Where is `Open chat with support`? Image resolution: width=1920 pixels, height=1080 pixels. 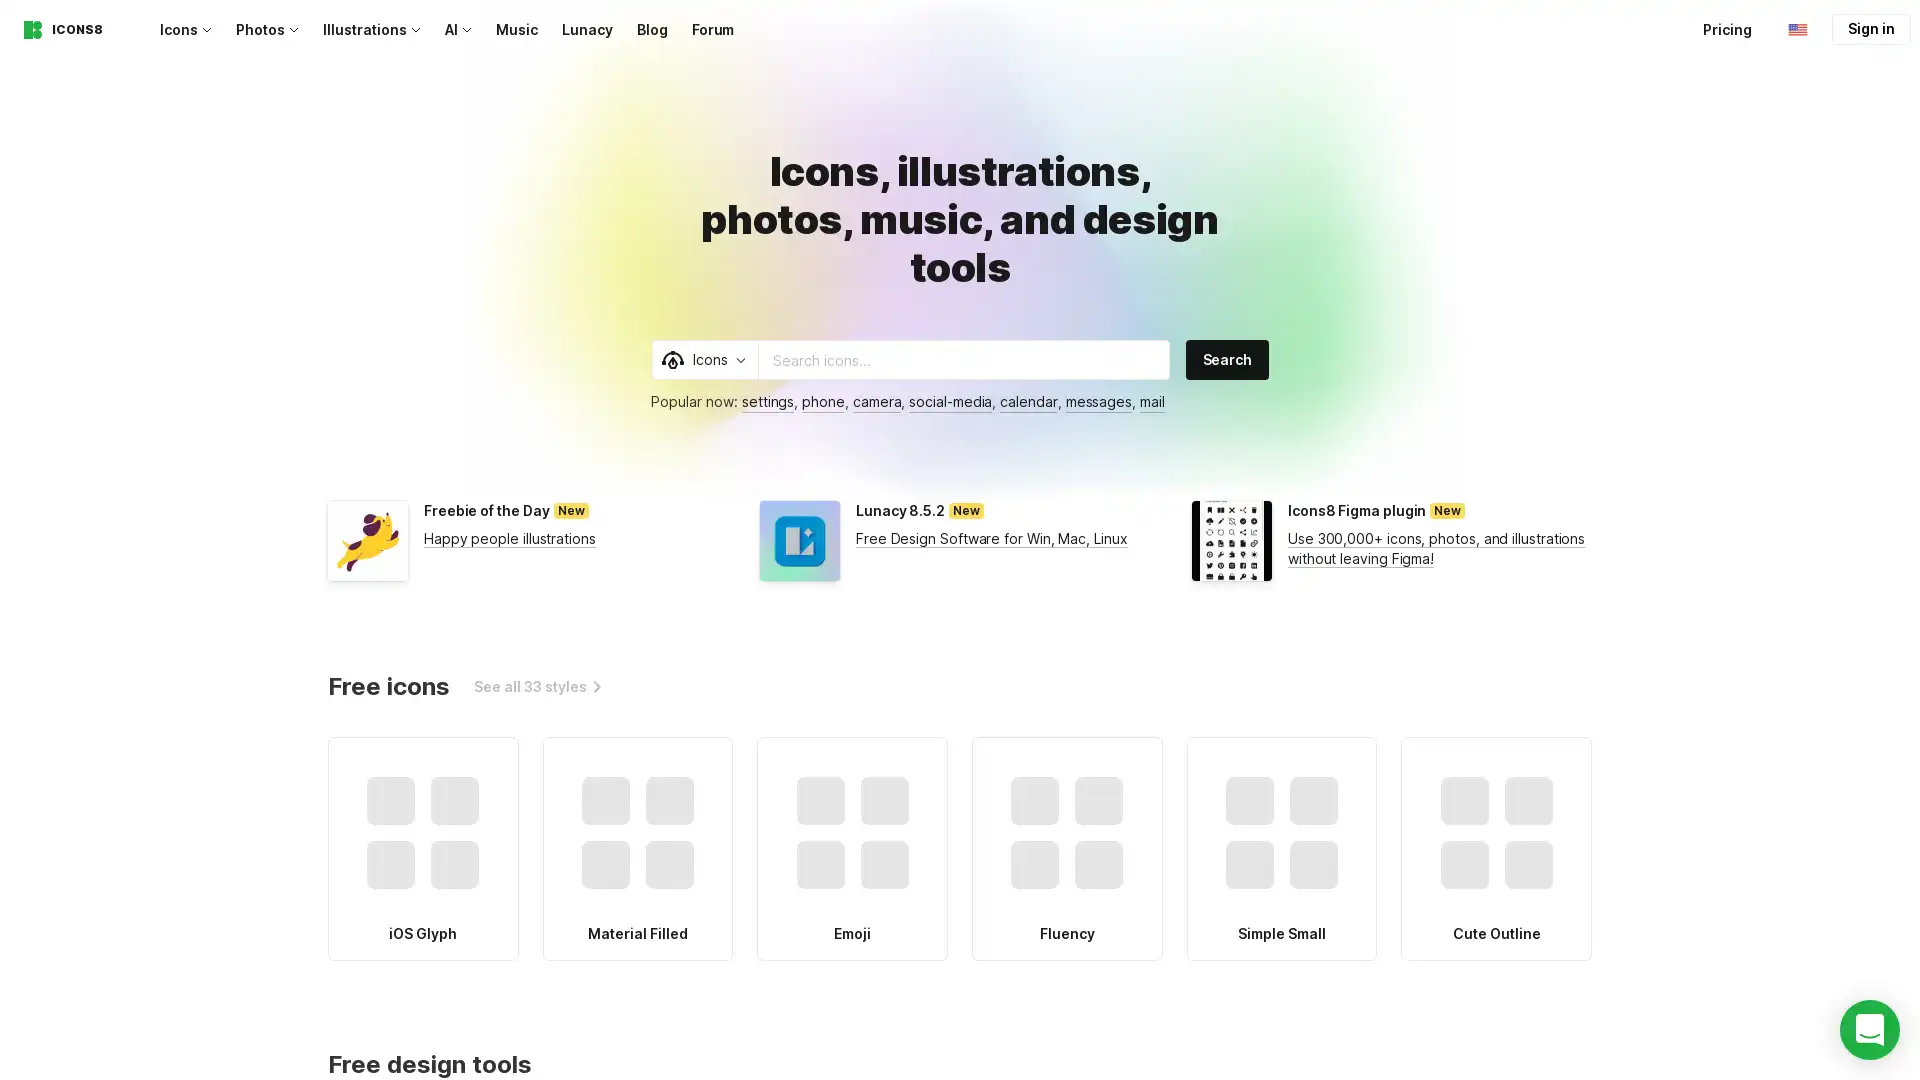 Open chat with support is located at coordinates (1869, 1029).